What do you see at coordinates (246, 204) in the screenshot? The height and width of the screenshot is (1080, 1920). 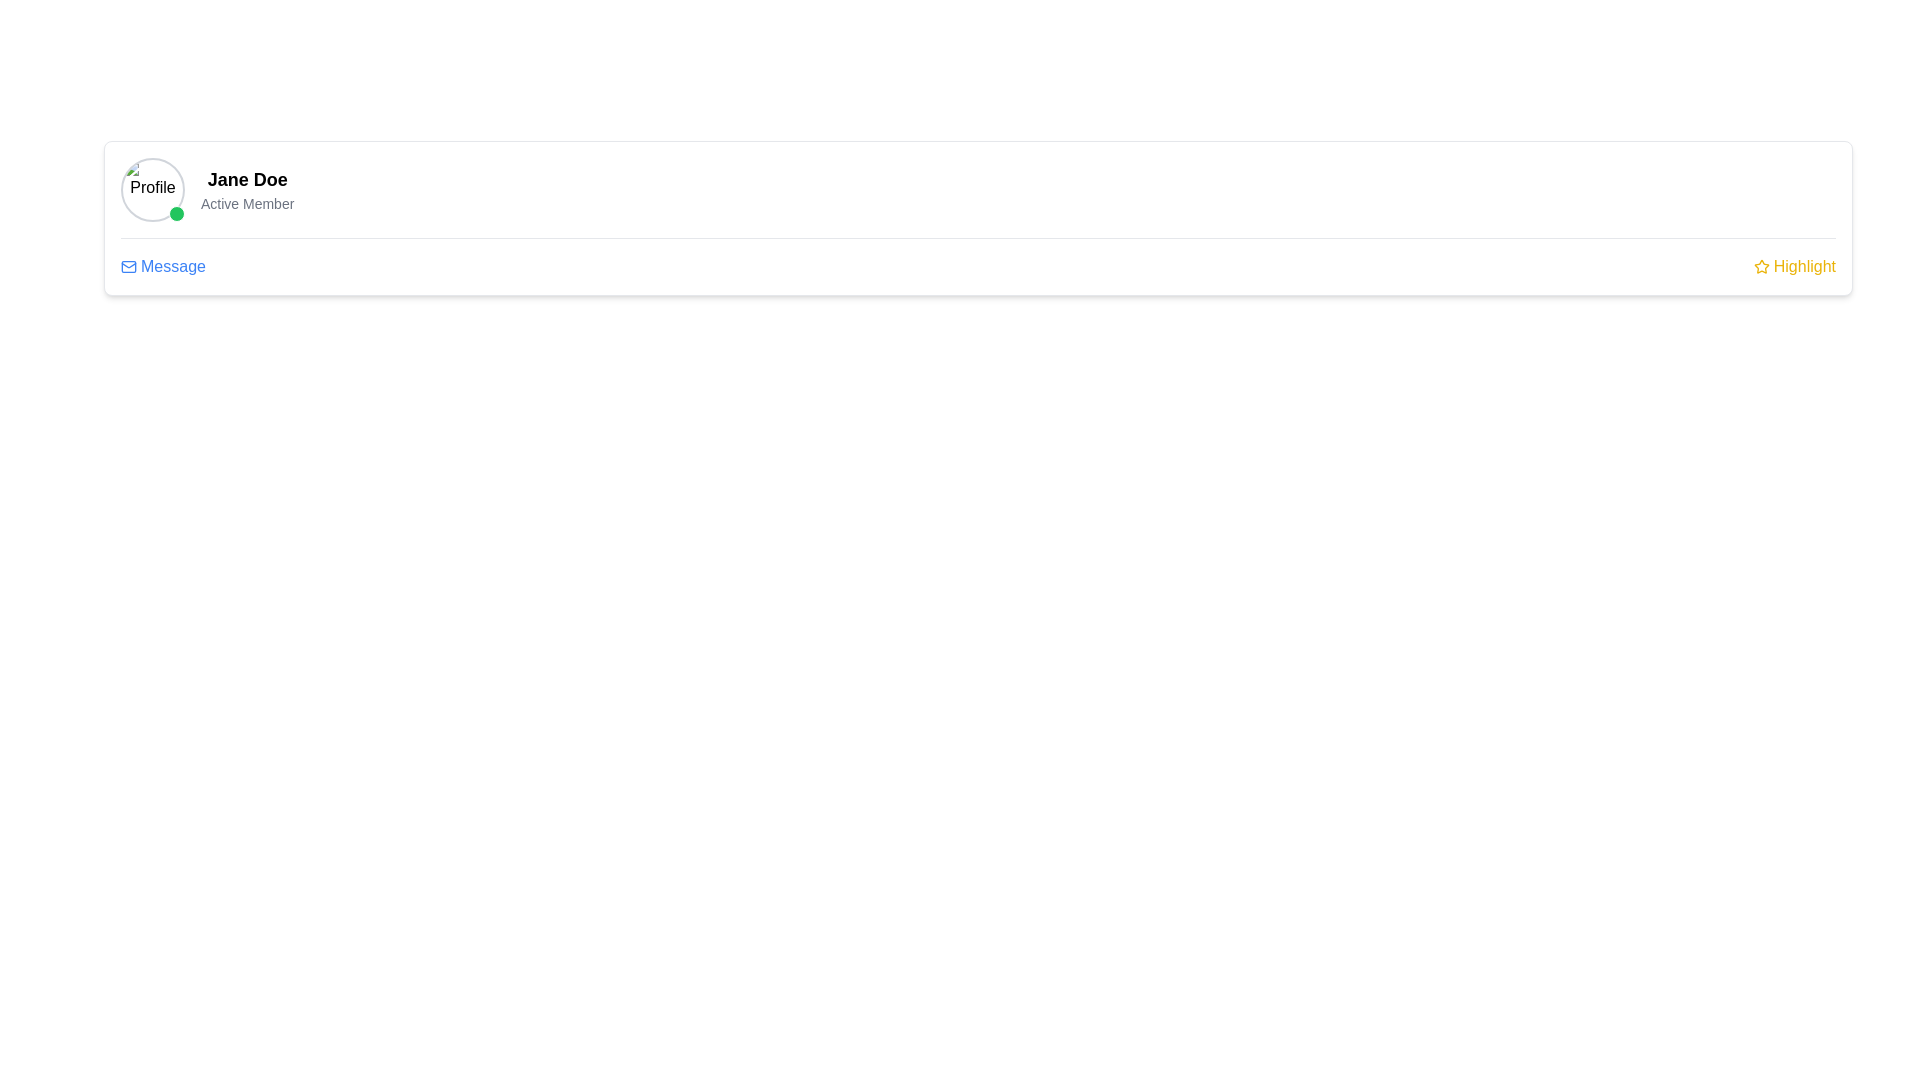 I see `text label indicating the membership status of the user, which states 'Active Member', located directly beneath 'Jane Doe' within the profile card component` at bounding box center [246, 204].